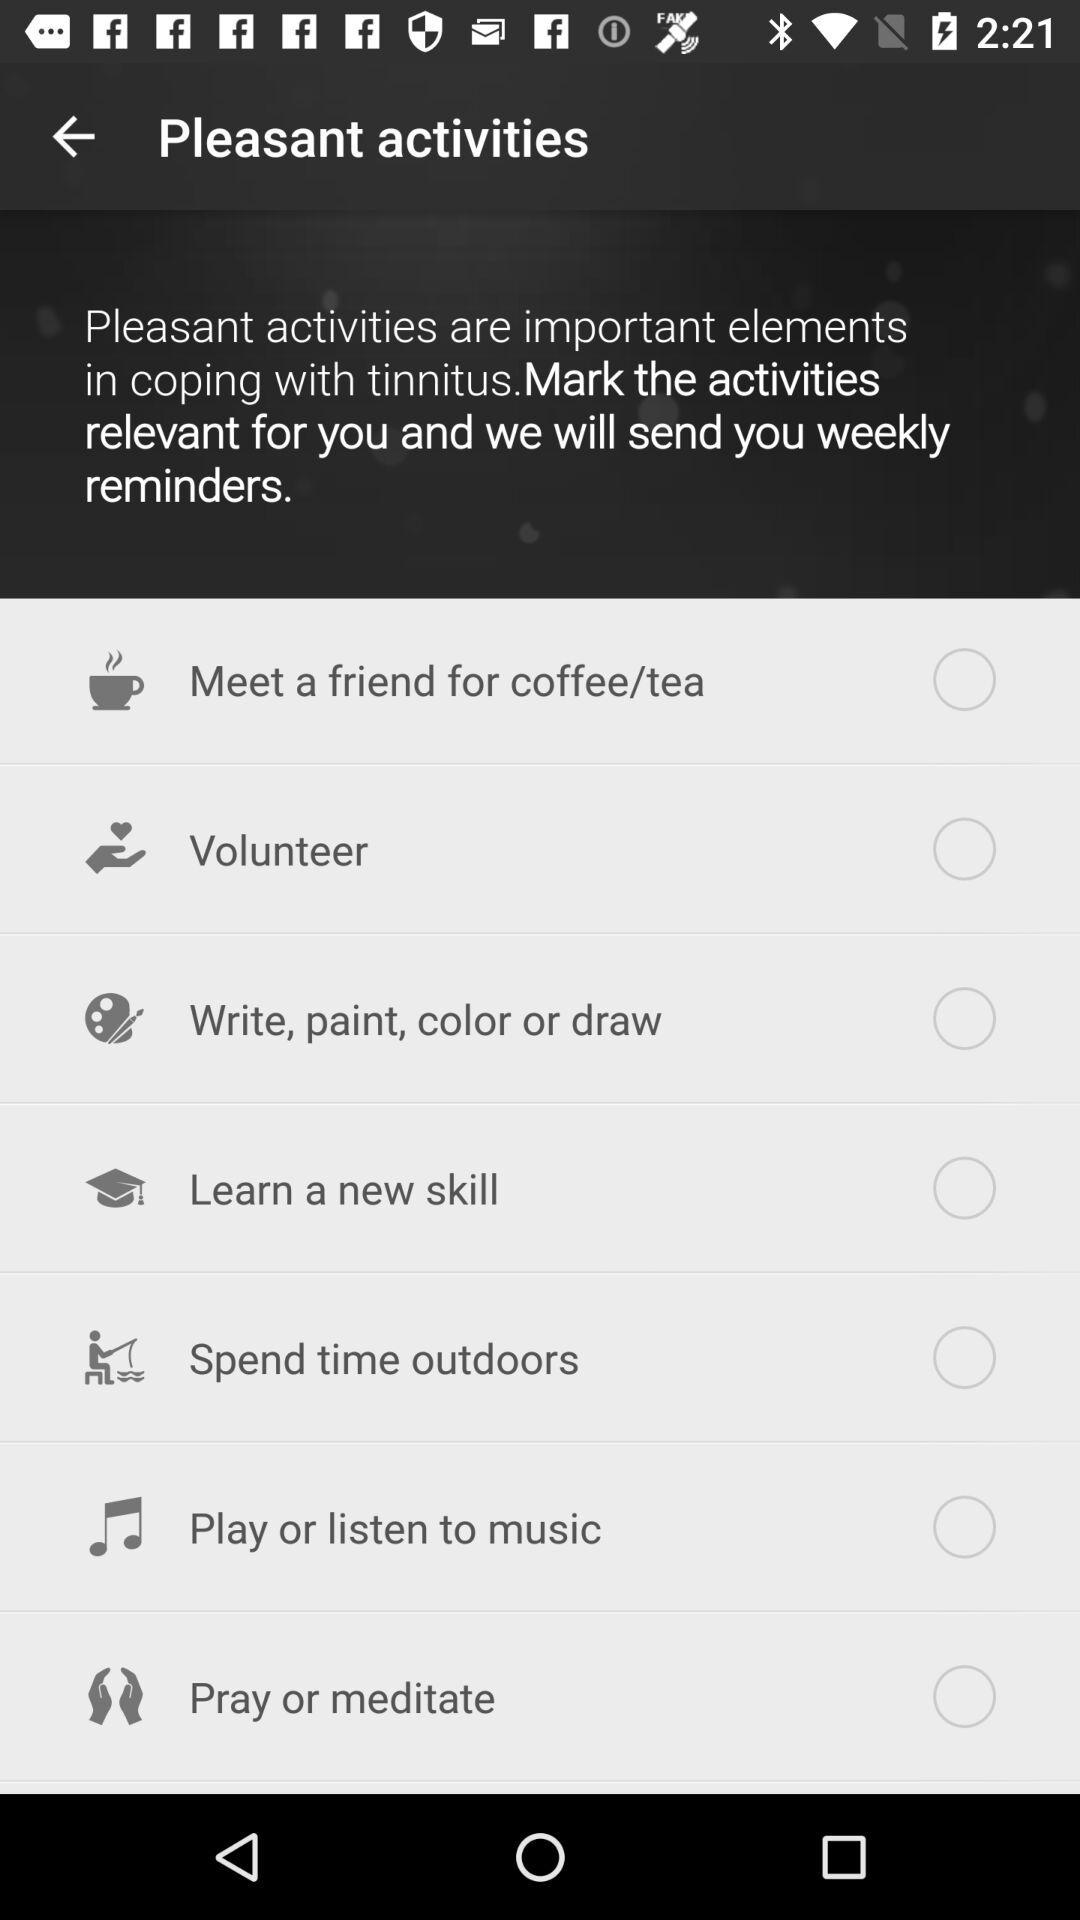 Image resolution: width=1080 pixels, height=1920 pixels. I want to click on icon above the pleasant activities are, so click(72, 135).